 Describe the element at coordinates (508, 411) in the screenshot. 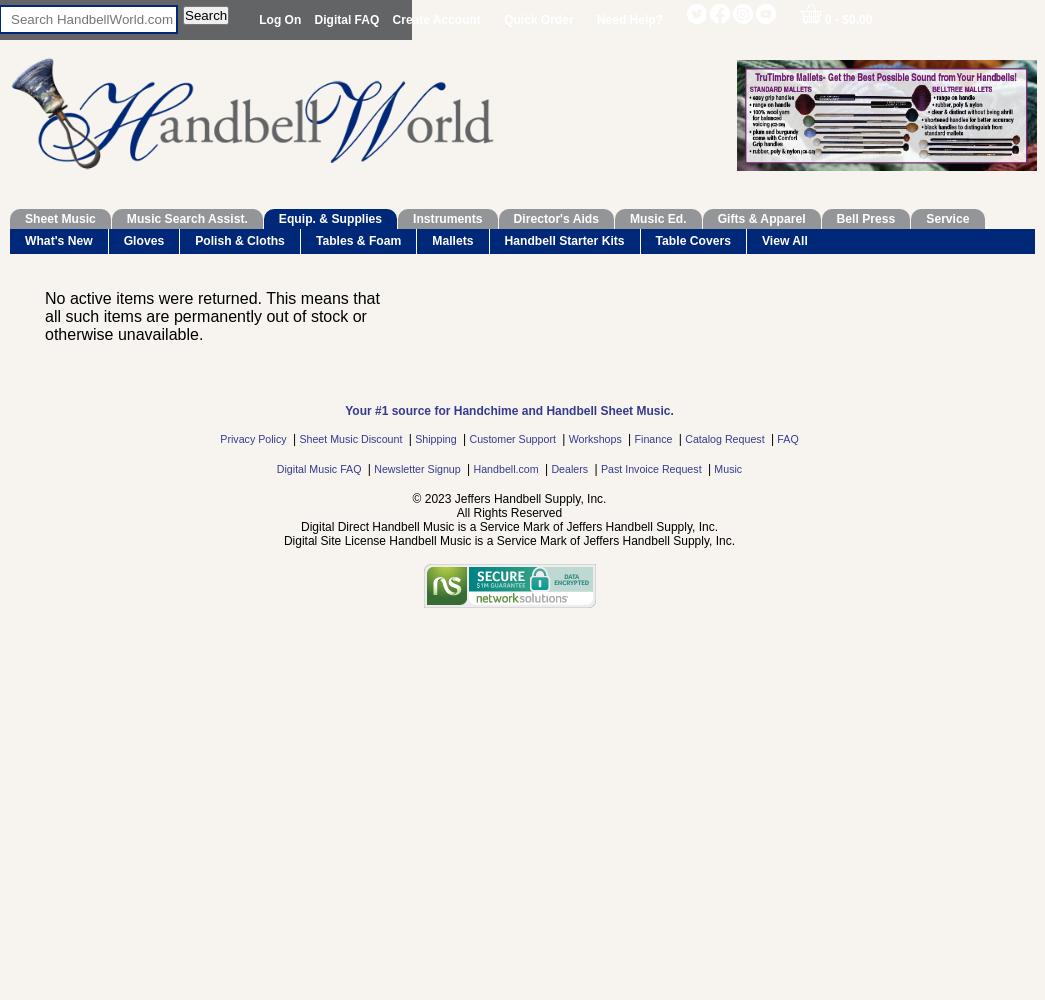

I see `'Your #1 source for Handchime and Handbell Sheet Music.'` at that location.